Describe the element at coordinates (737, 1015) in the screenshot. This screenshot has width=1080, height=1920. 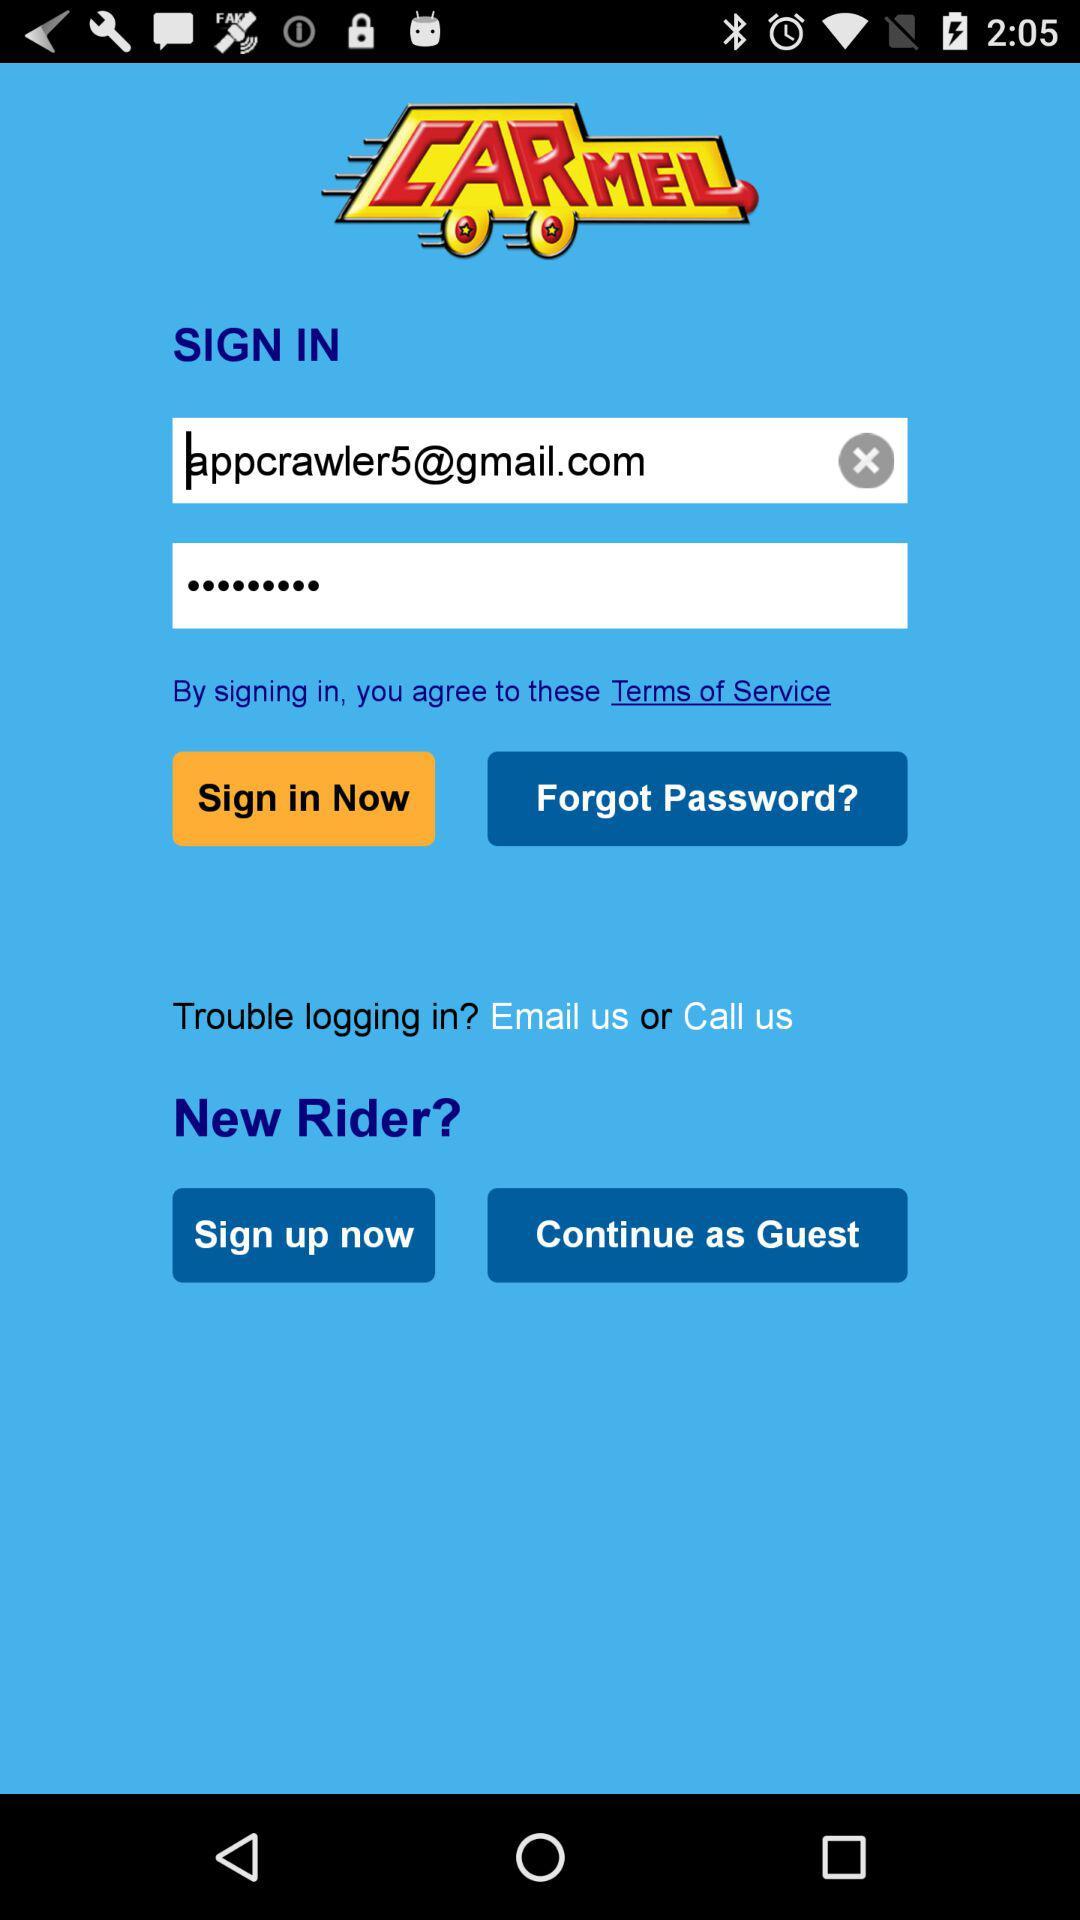
I see `call us  item` at that location.